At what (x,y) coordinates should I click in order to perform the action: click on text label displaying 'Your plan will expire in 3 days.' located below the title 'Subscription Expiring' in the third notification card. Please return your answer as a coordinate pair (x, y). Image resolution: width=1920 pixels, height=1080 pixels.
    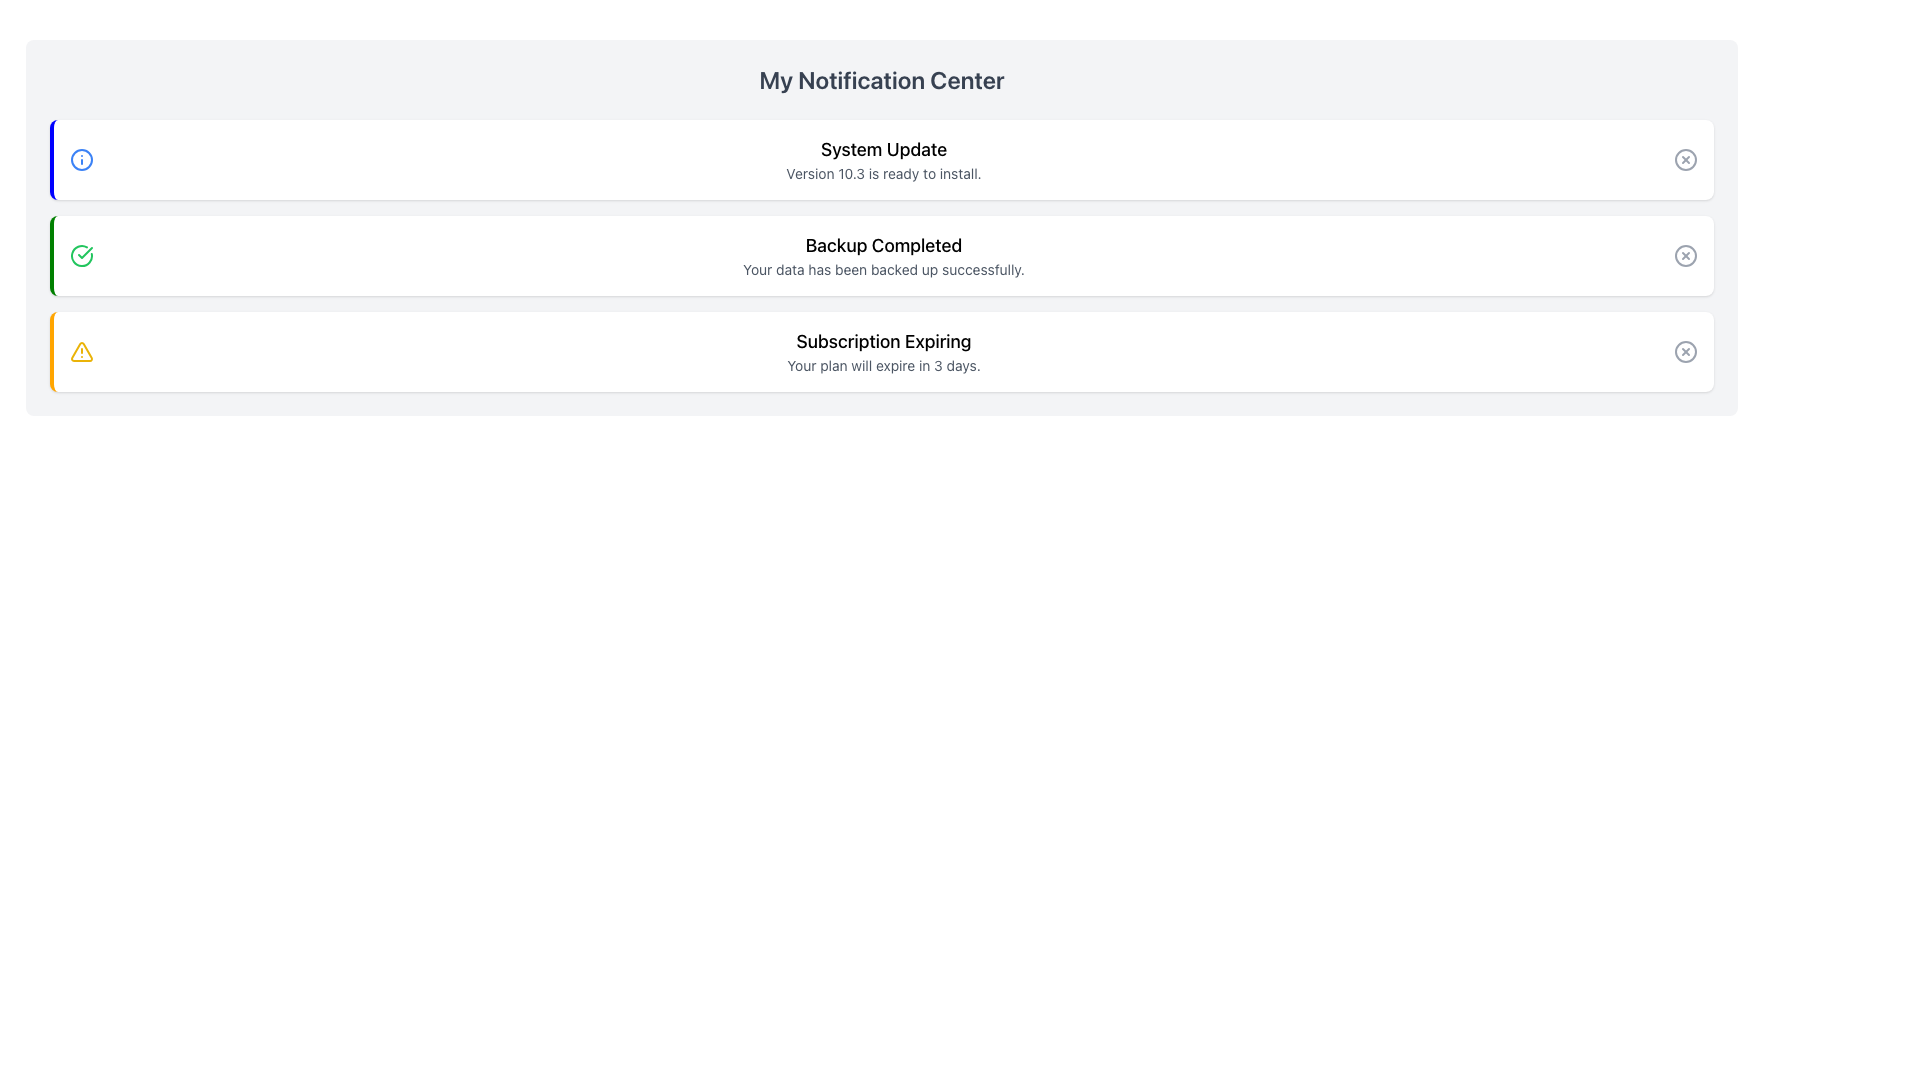
    Looking at the image, I should click on (882, 366).